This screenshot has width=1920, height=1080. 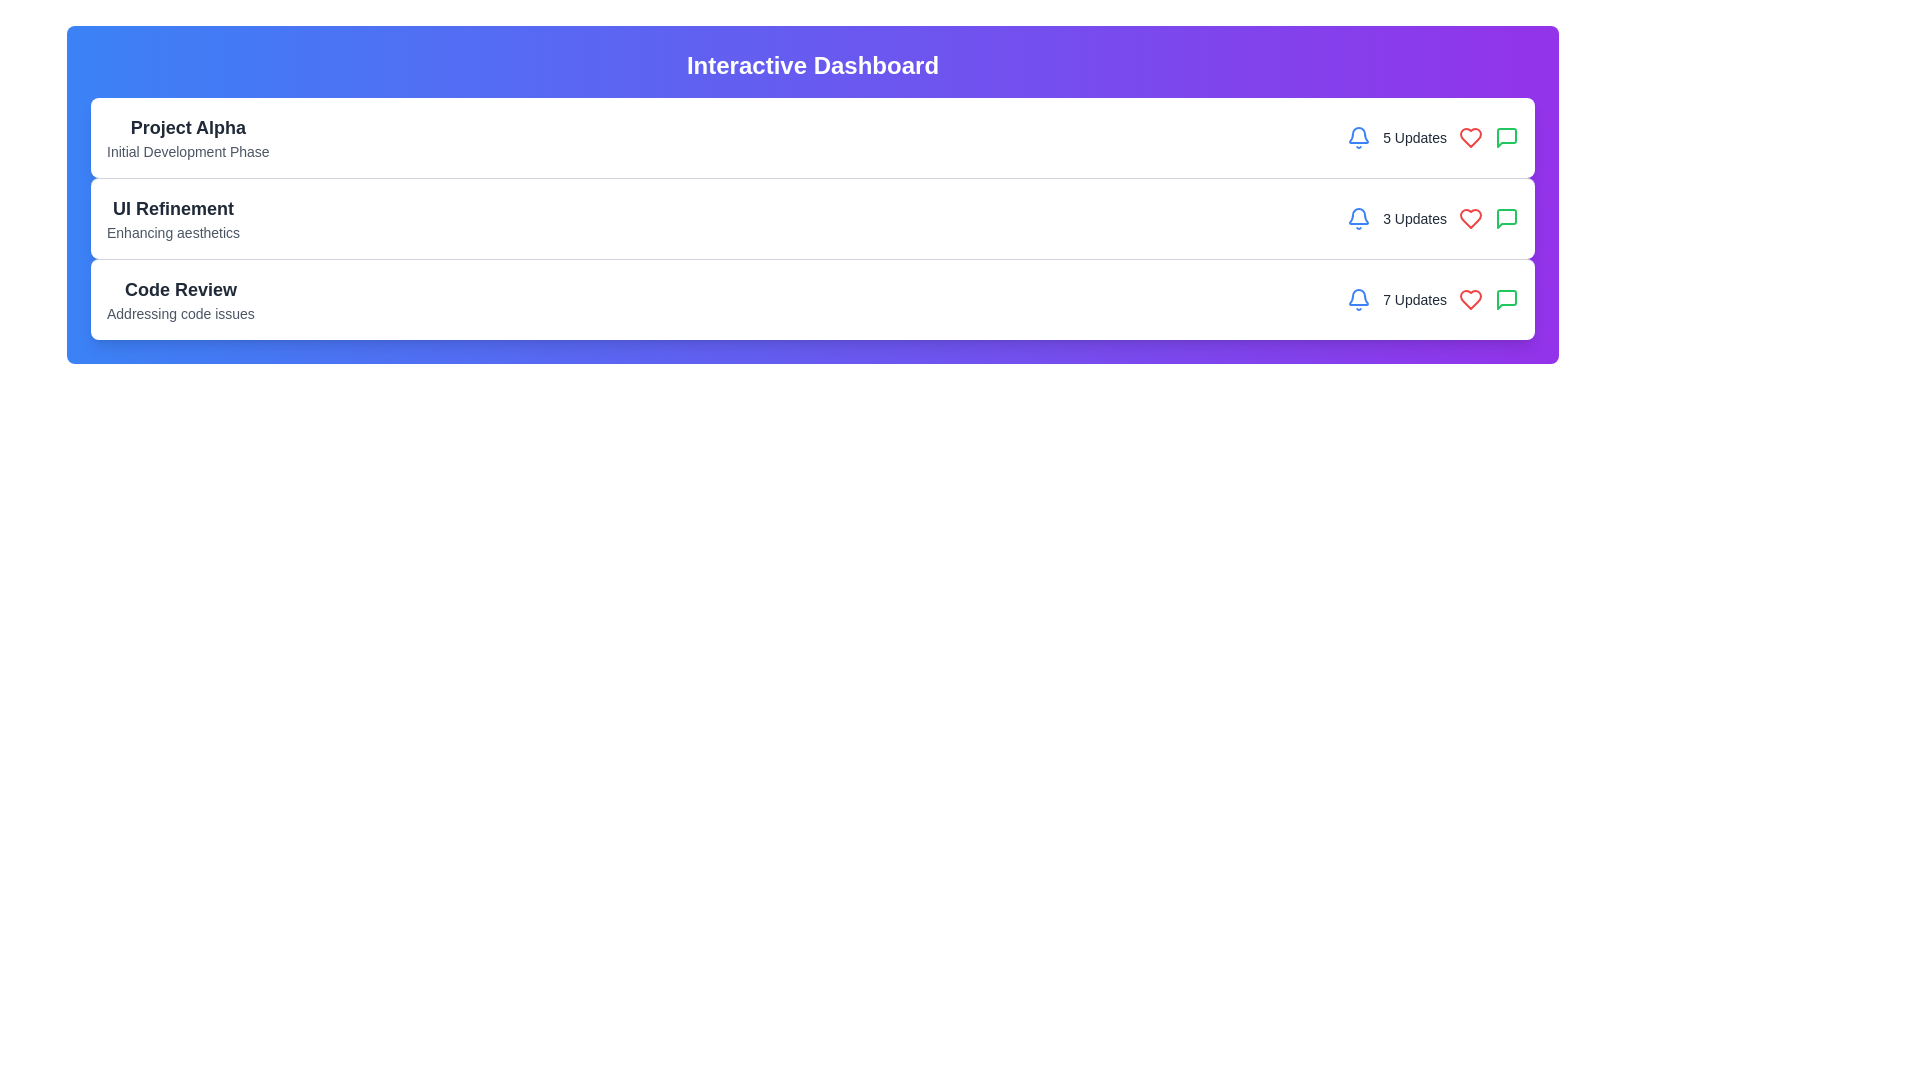 What do you see at coordinates (173, 208) in the screenshot?
I see `the text label 'UI Refinement', which is styled in a large, bold font with a dark gray color, located in the second entry of the project list` at bounding box center [173, 208].